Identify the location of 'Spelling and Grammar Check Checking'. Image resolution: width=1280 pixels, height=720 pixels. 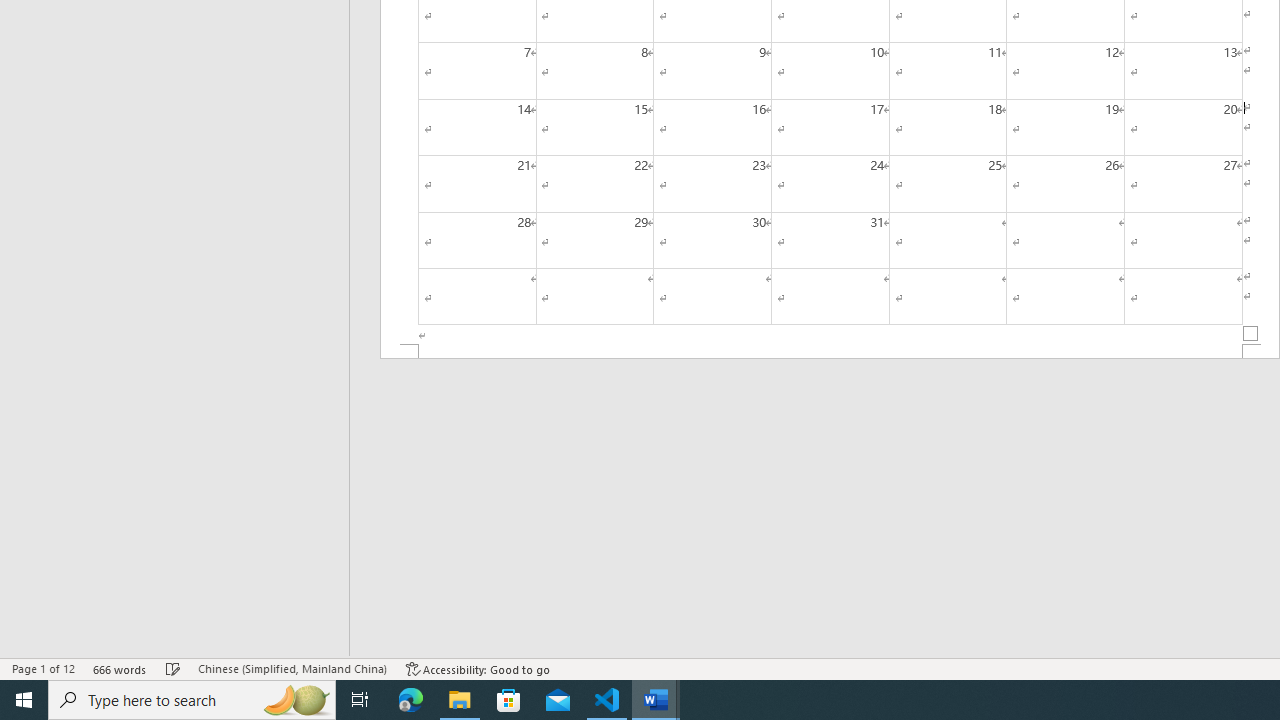
(173, 669).